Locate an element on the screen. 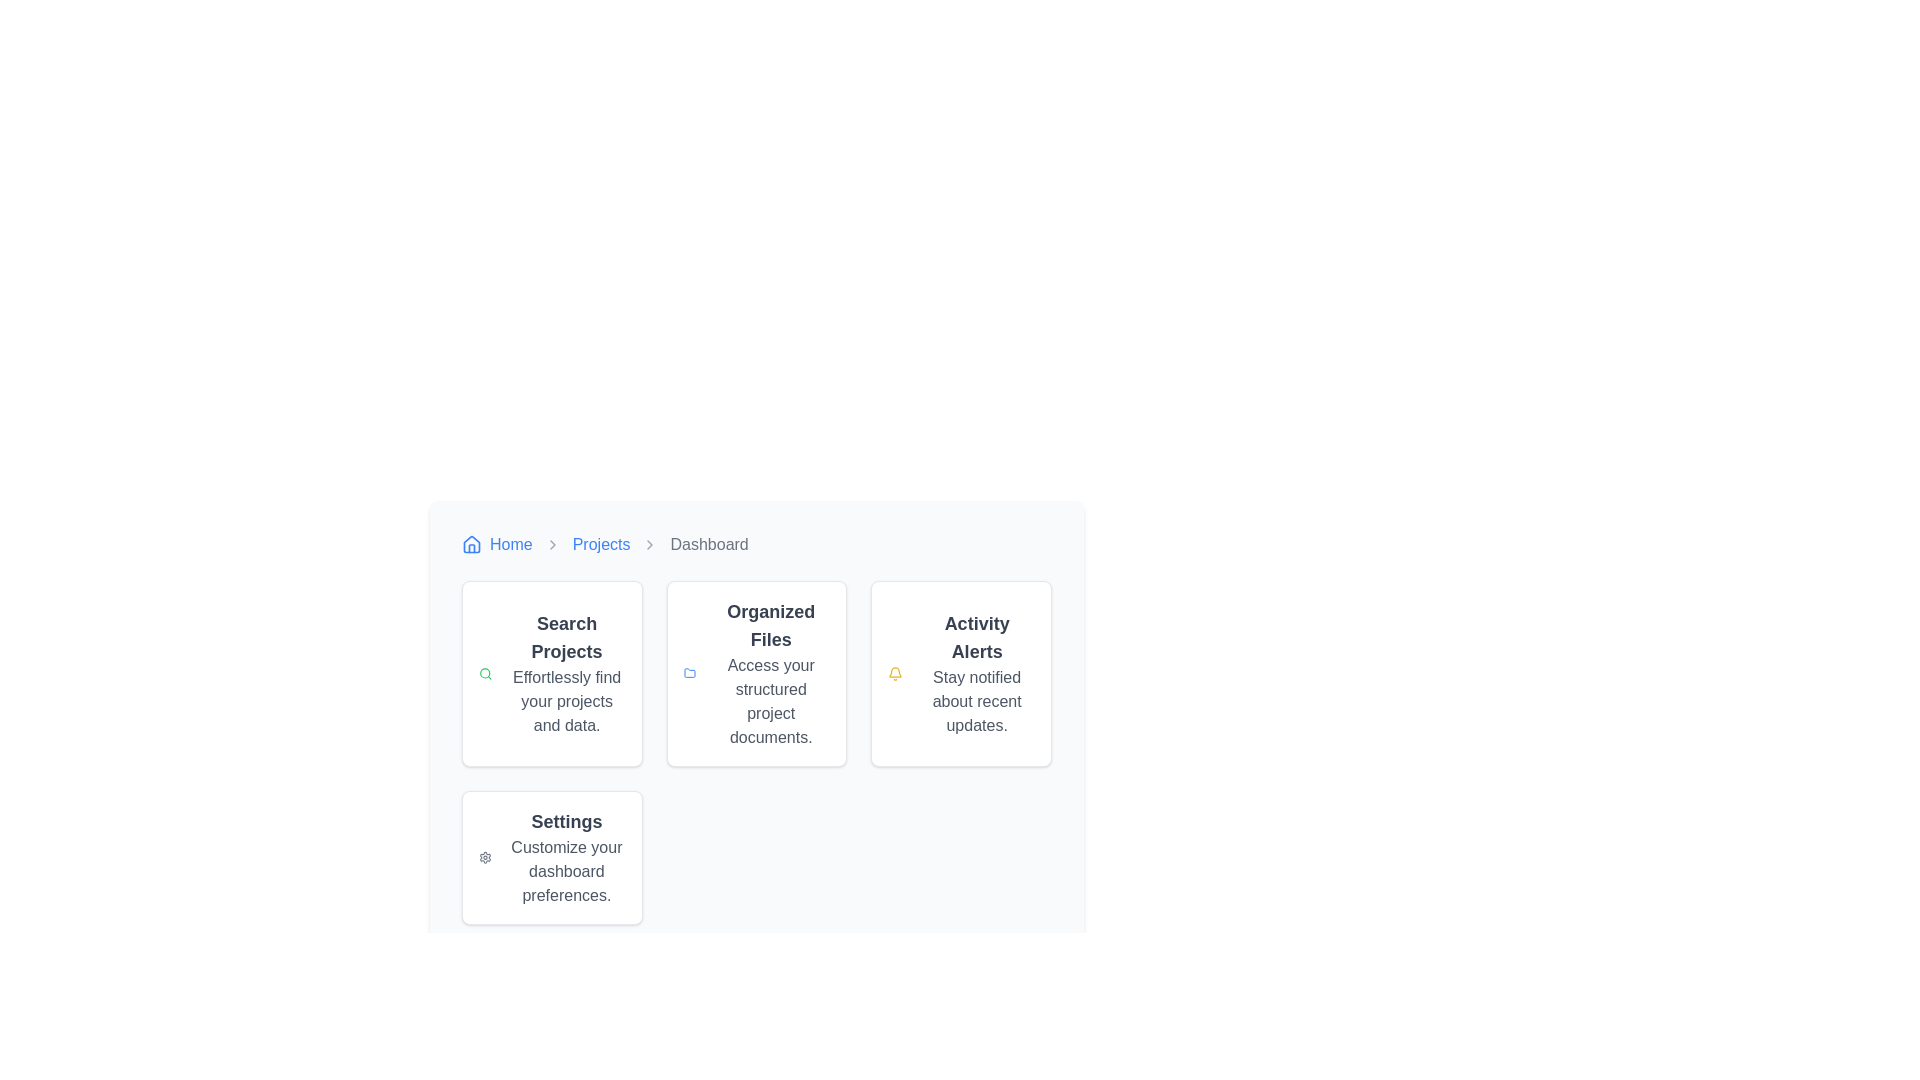  the Text Label in the 'Organized Files' section, located below the title 'Organized Files' in the second column of a grid layout is located at coordinates (770, 701).